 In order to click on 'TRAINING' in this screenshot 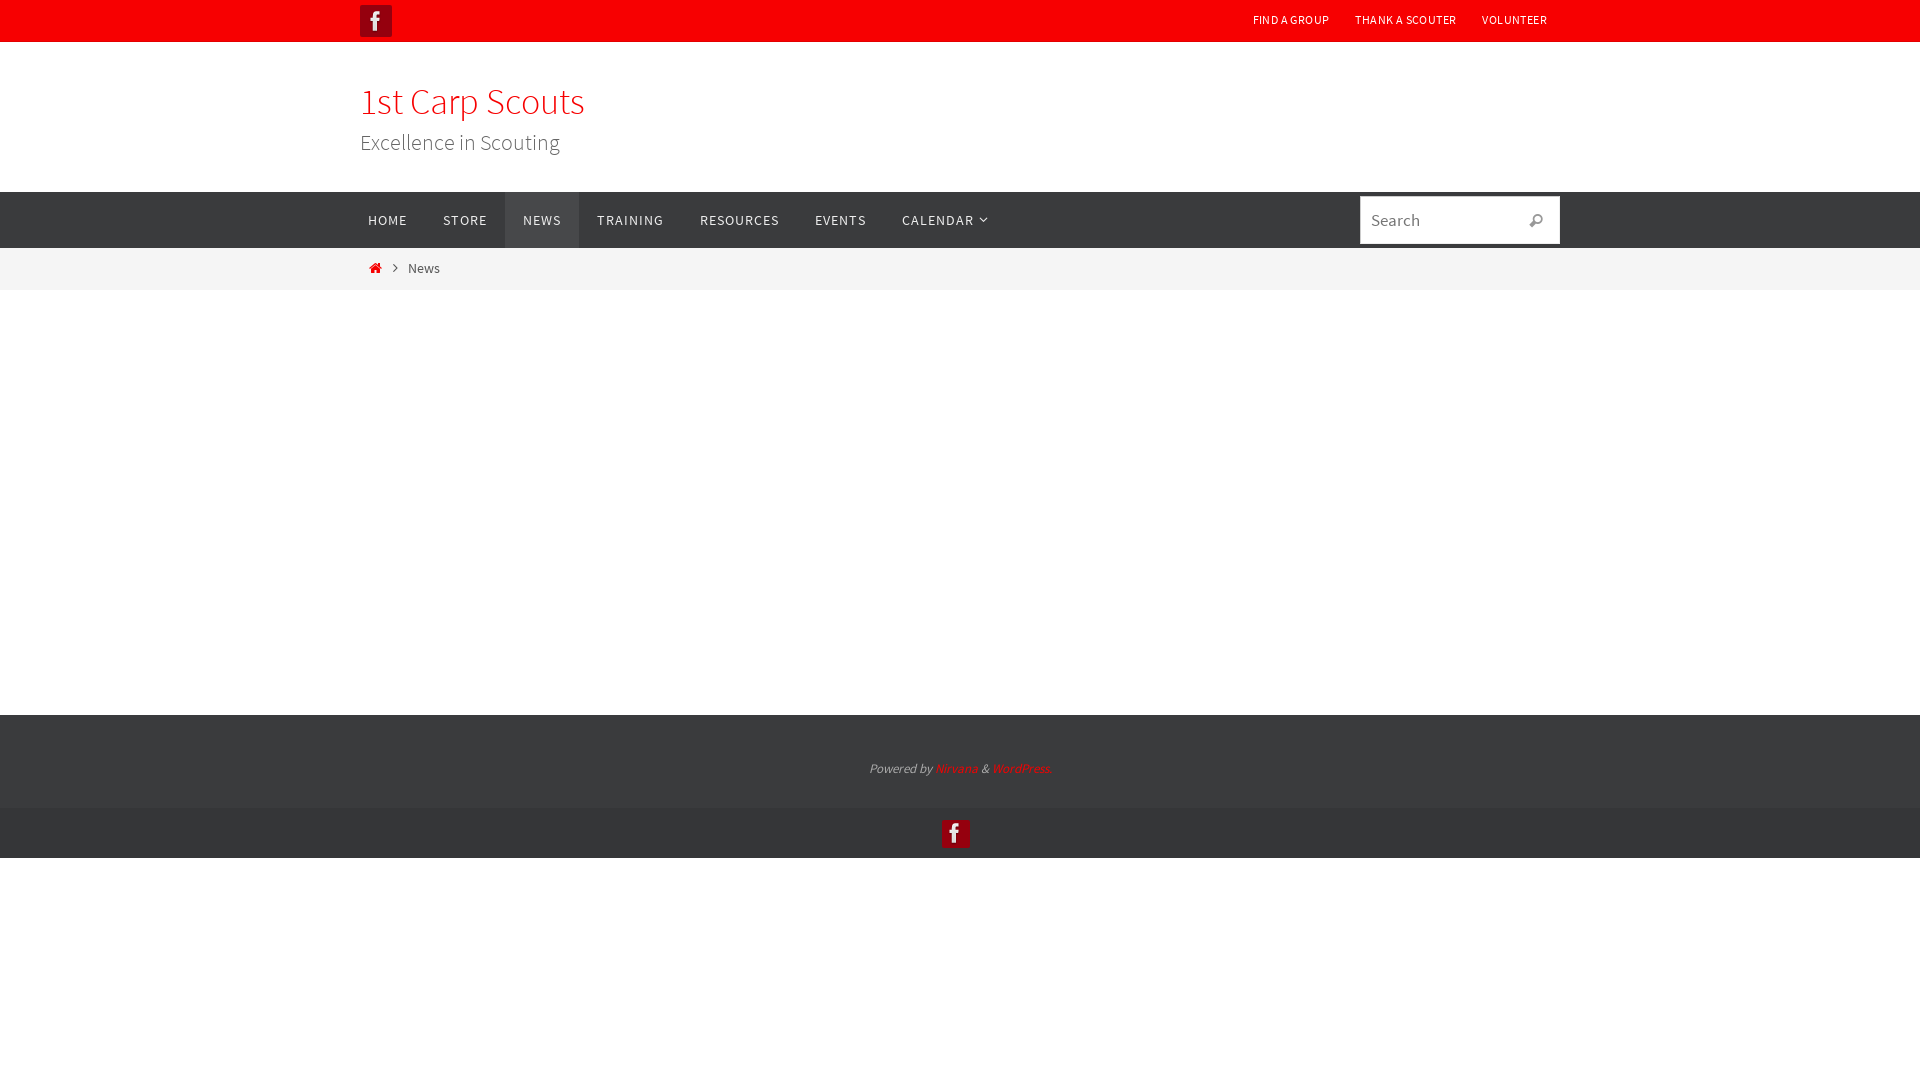, I will do `click(578, 219)`.